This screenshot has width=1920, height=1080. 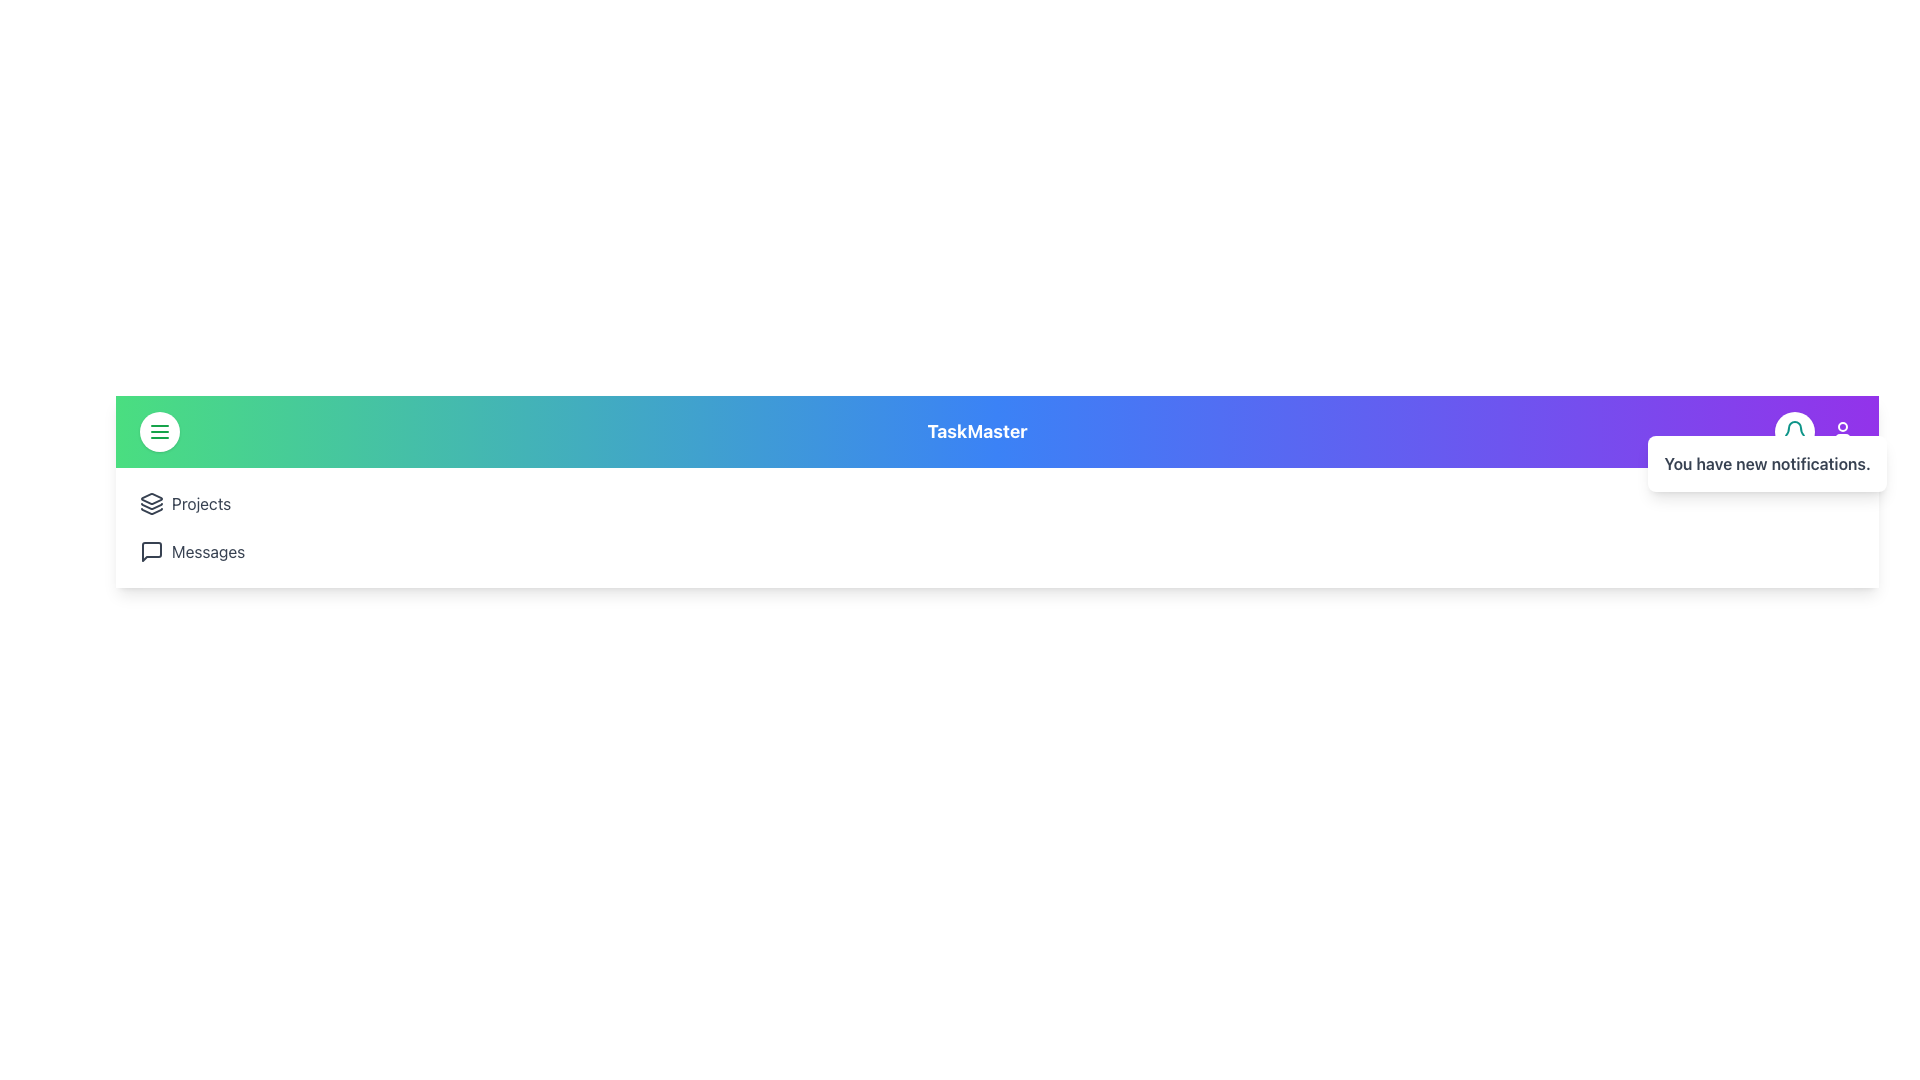 What do you see at coordinates (151, 551) in the screenshot?
I see `the 'Messages' icon located in the top-left navigational menu` at bounding box center [151, 551].